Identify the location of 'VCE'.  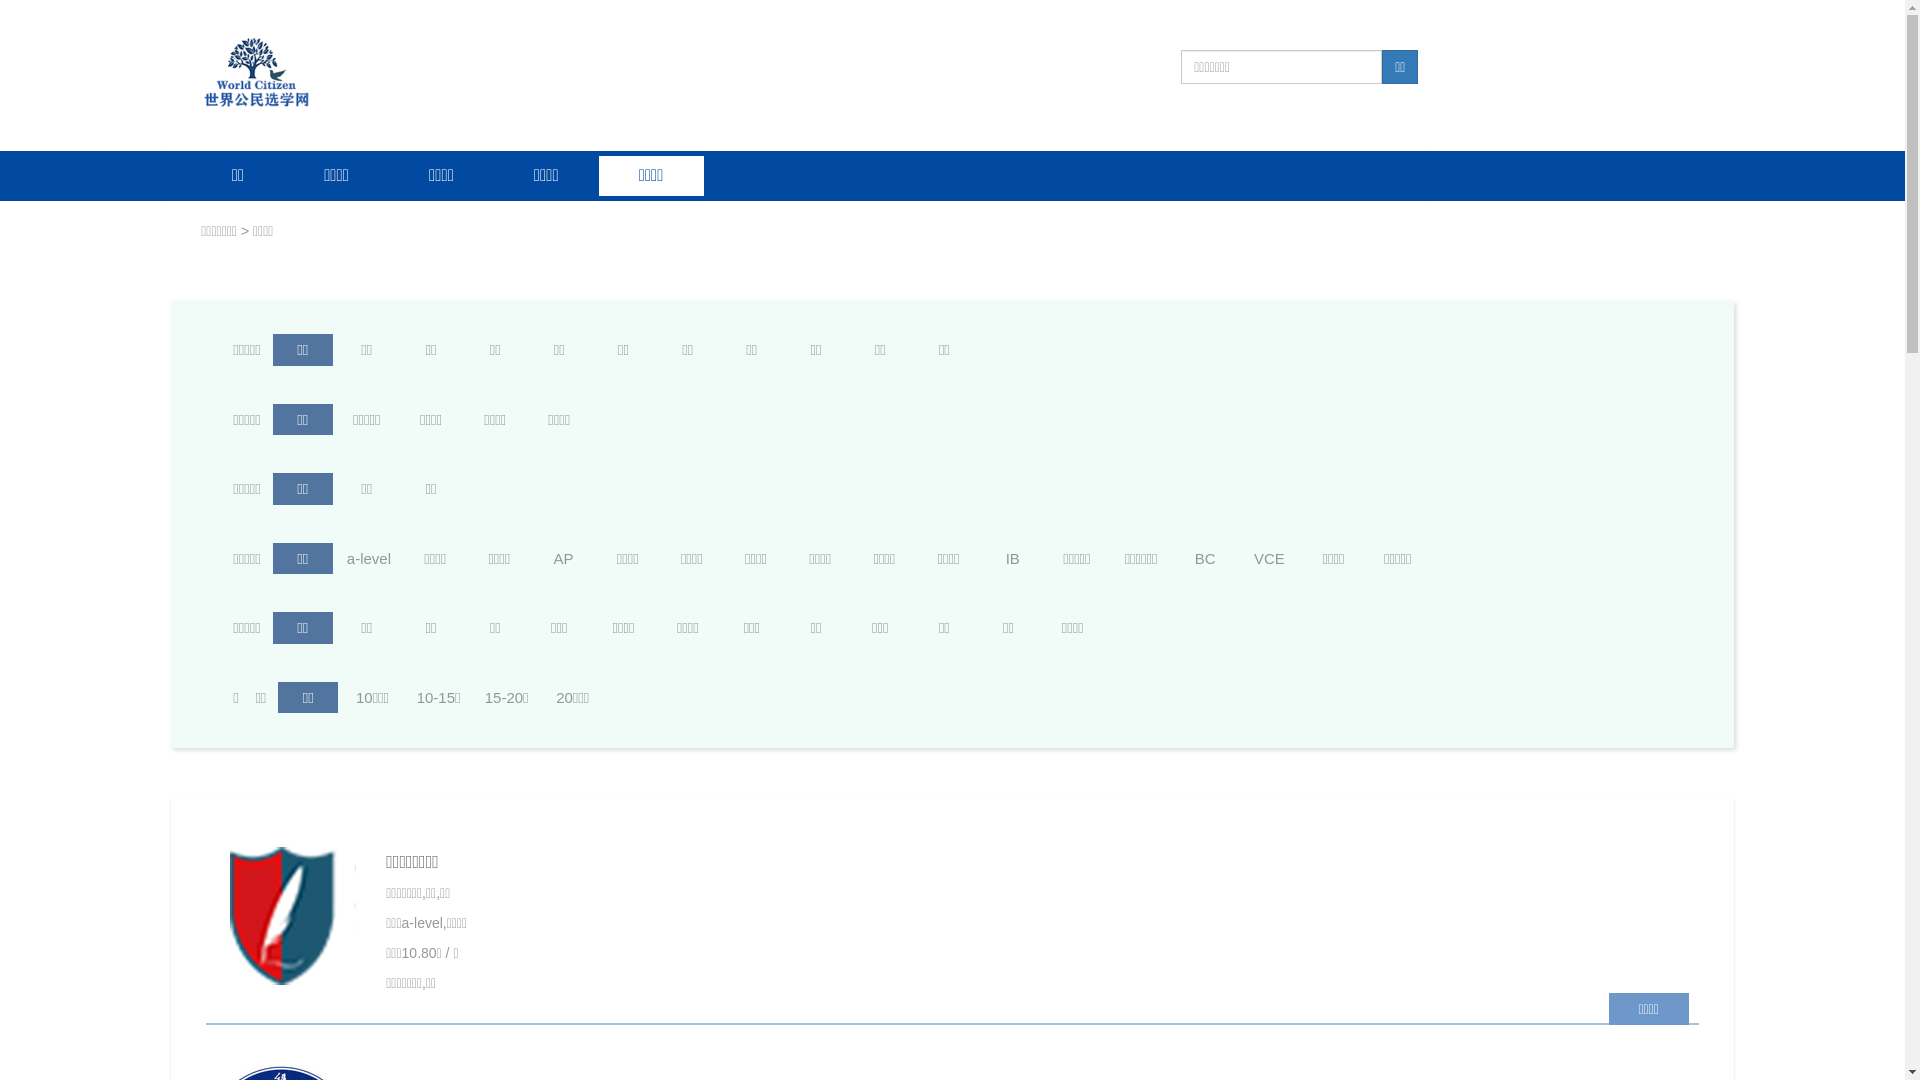
(1267, 558).